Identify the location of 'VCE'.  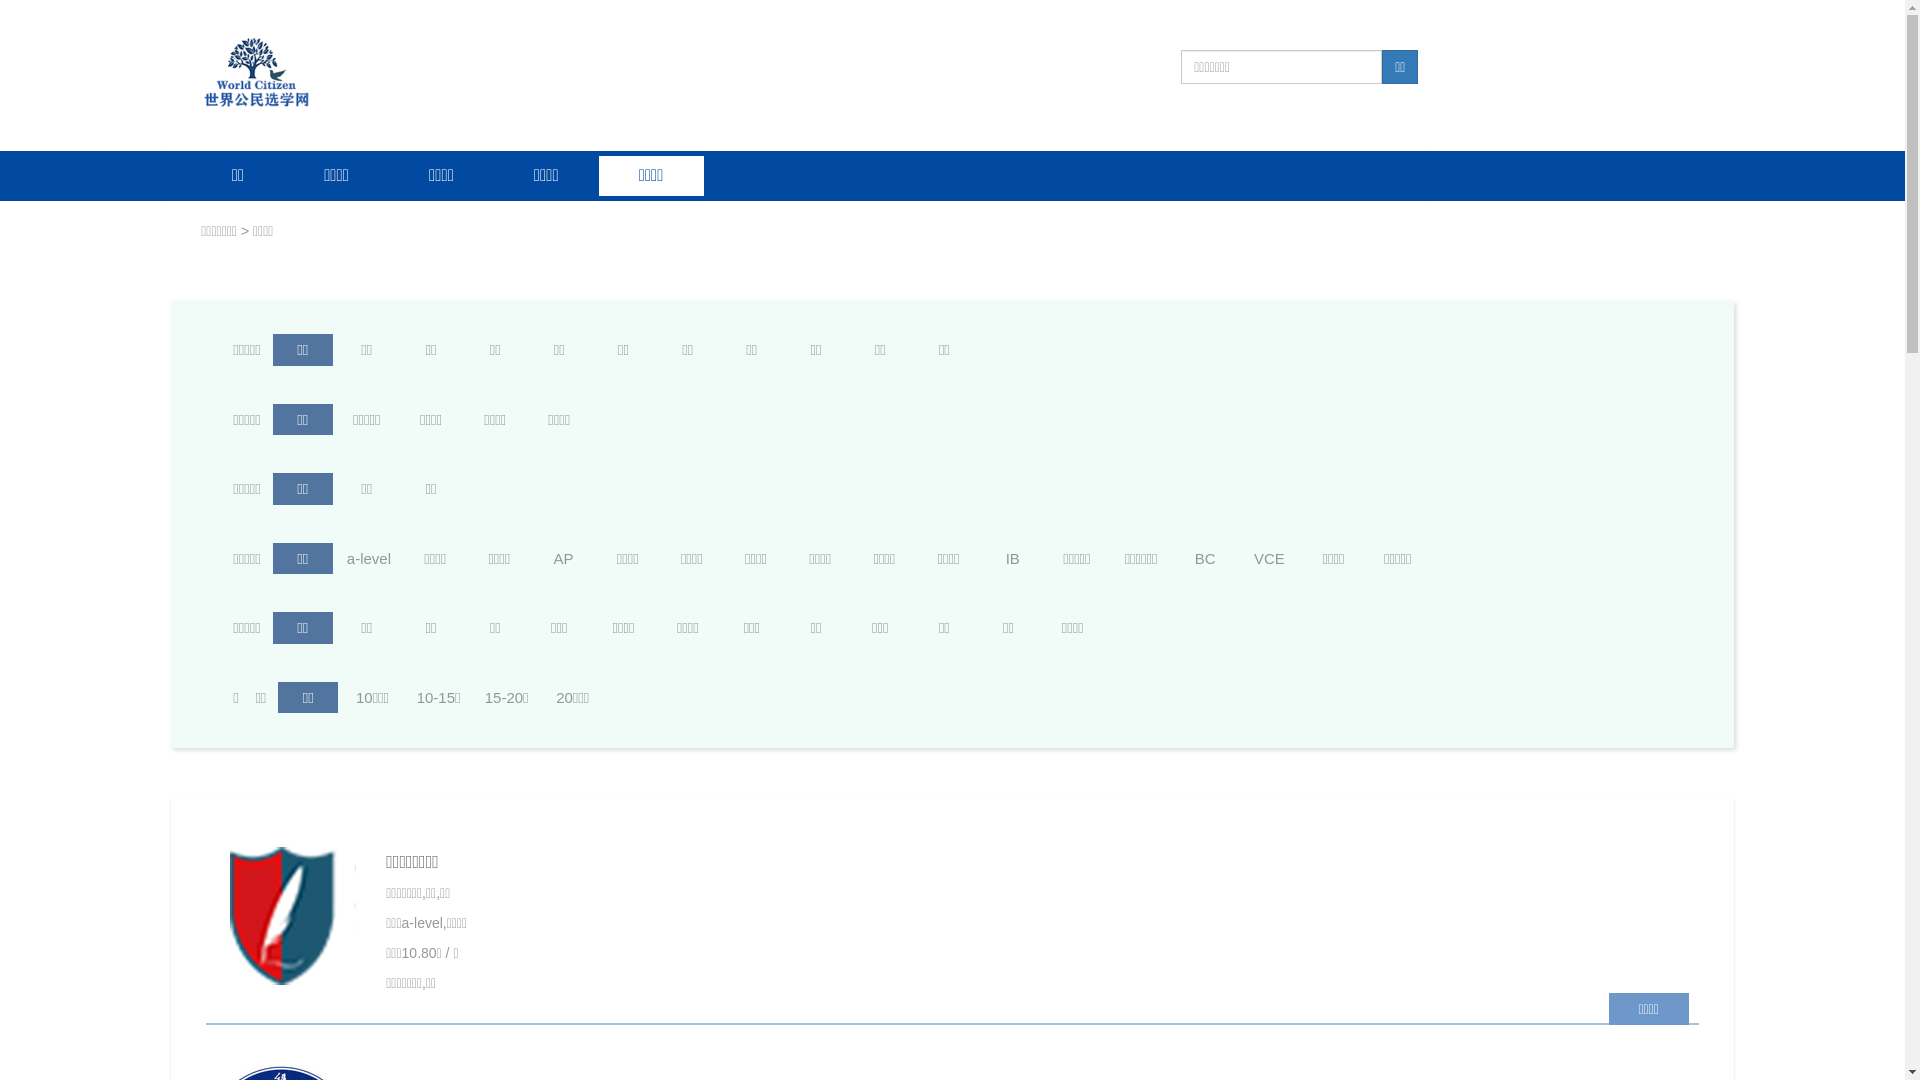
(1267, 558).